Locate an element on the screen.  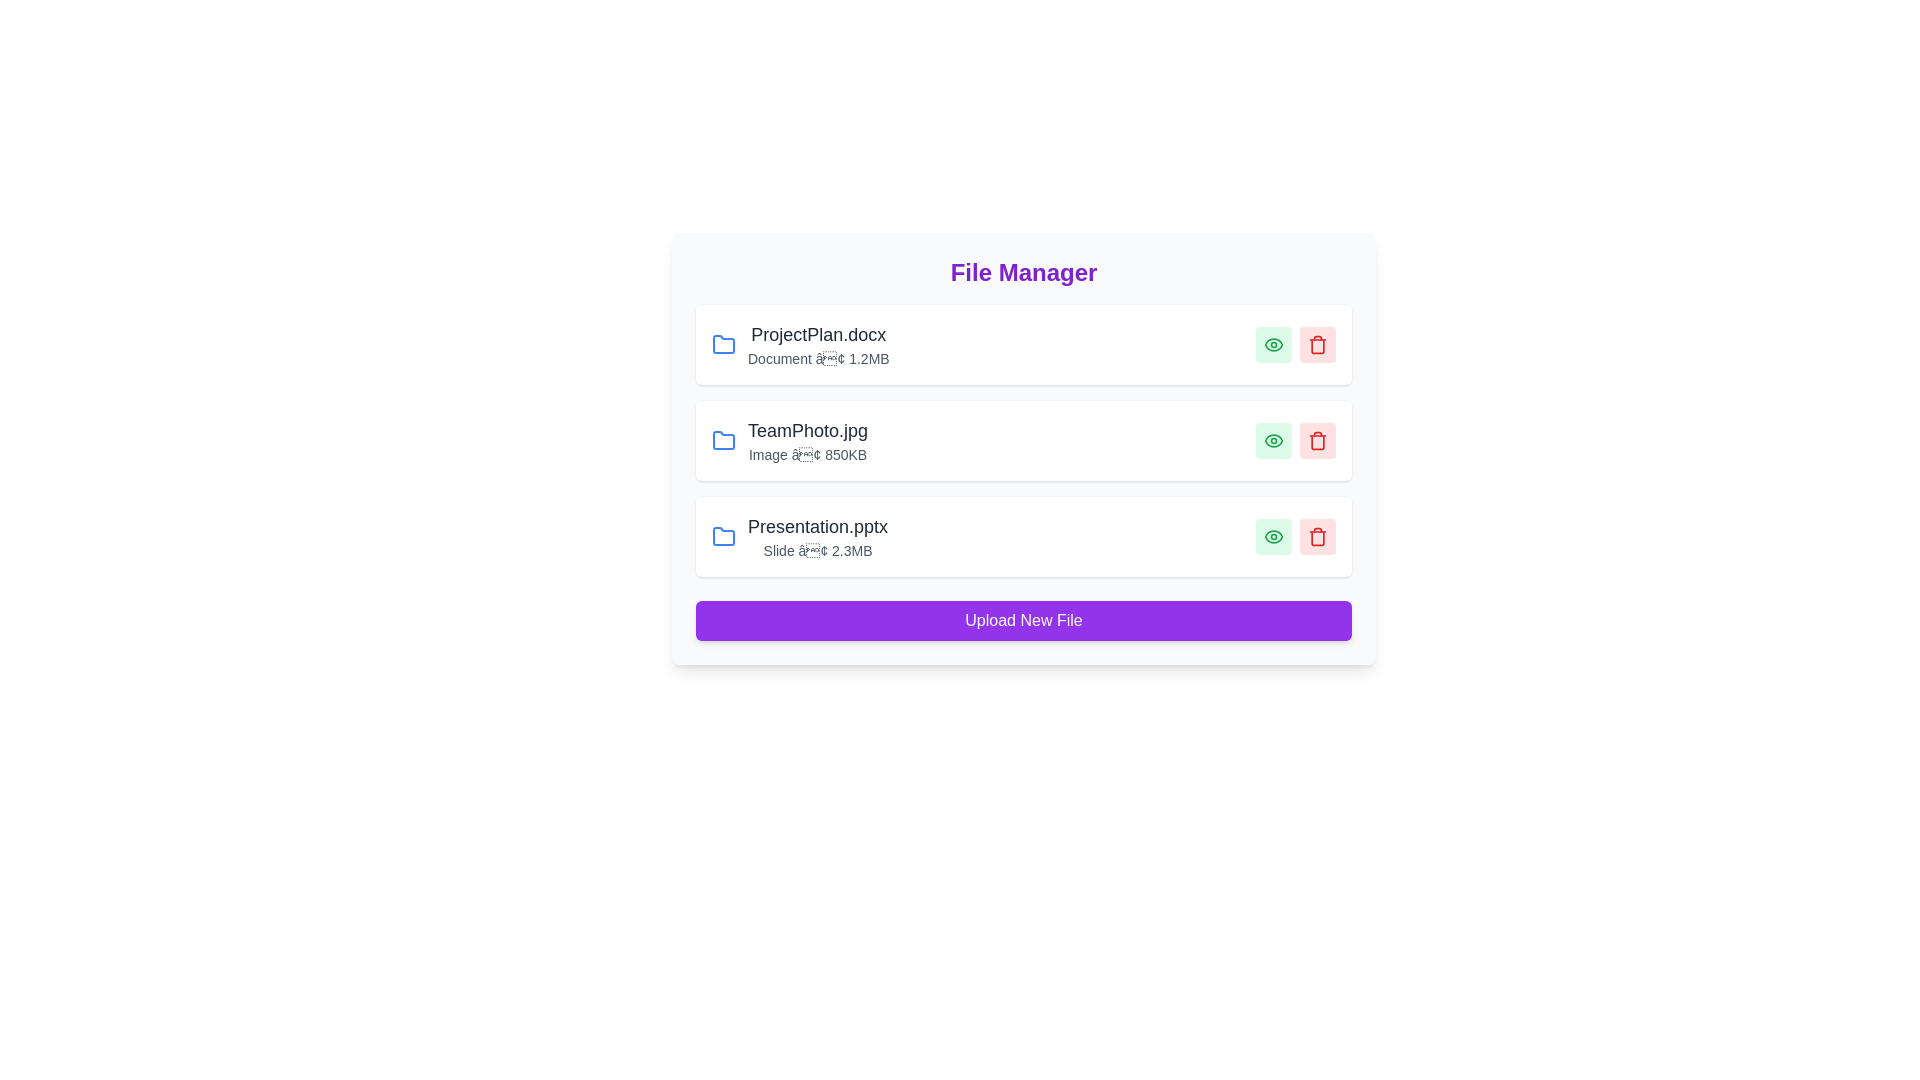
the folder icon for Presentation.pptx to navigate into its folder is located at coordinates (723, 535).